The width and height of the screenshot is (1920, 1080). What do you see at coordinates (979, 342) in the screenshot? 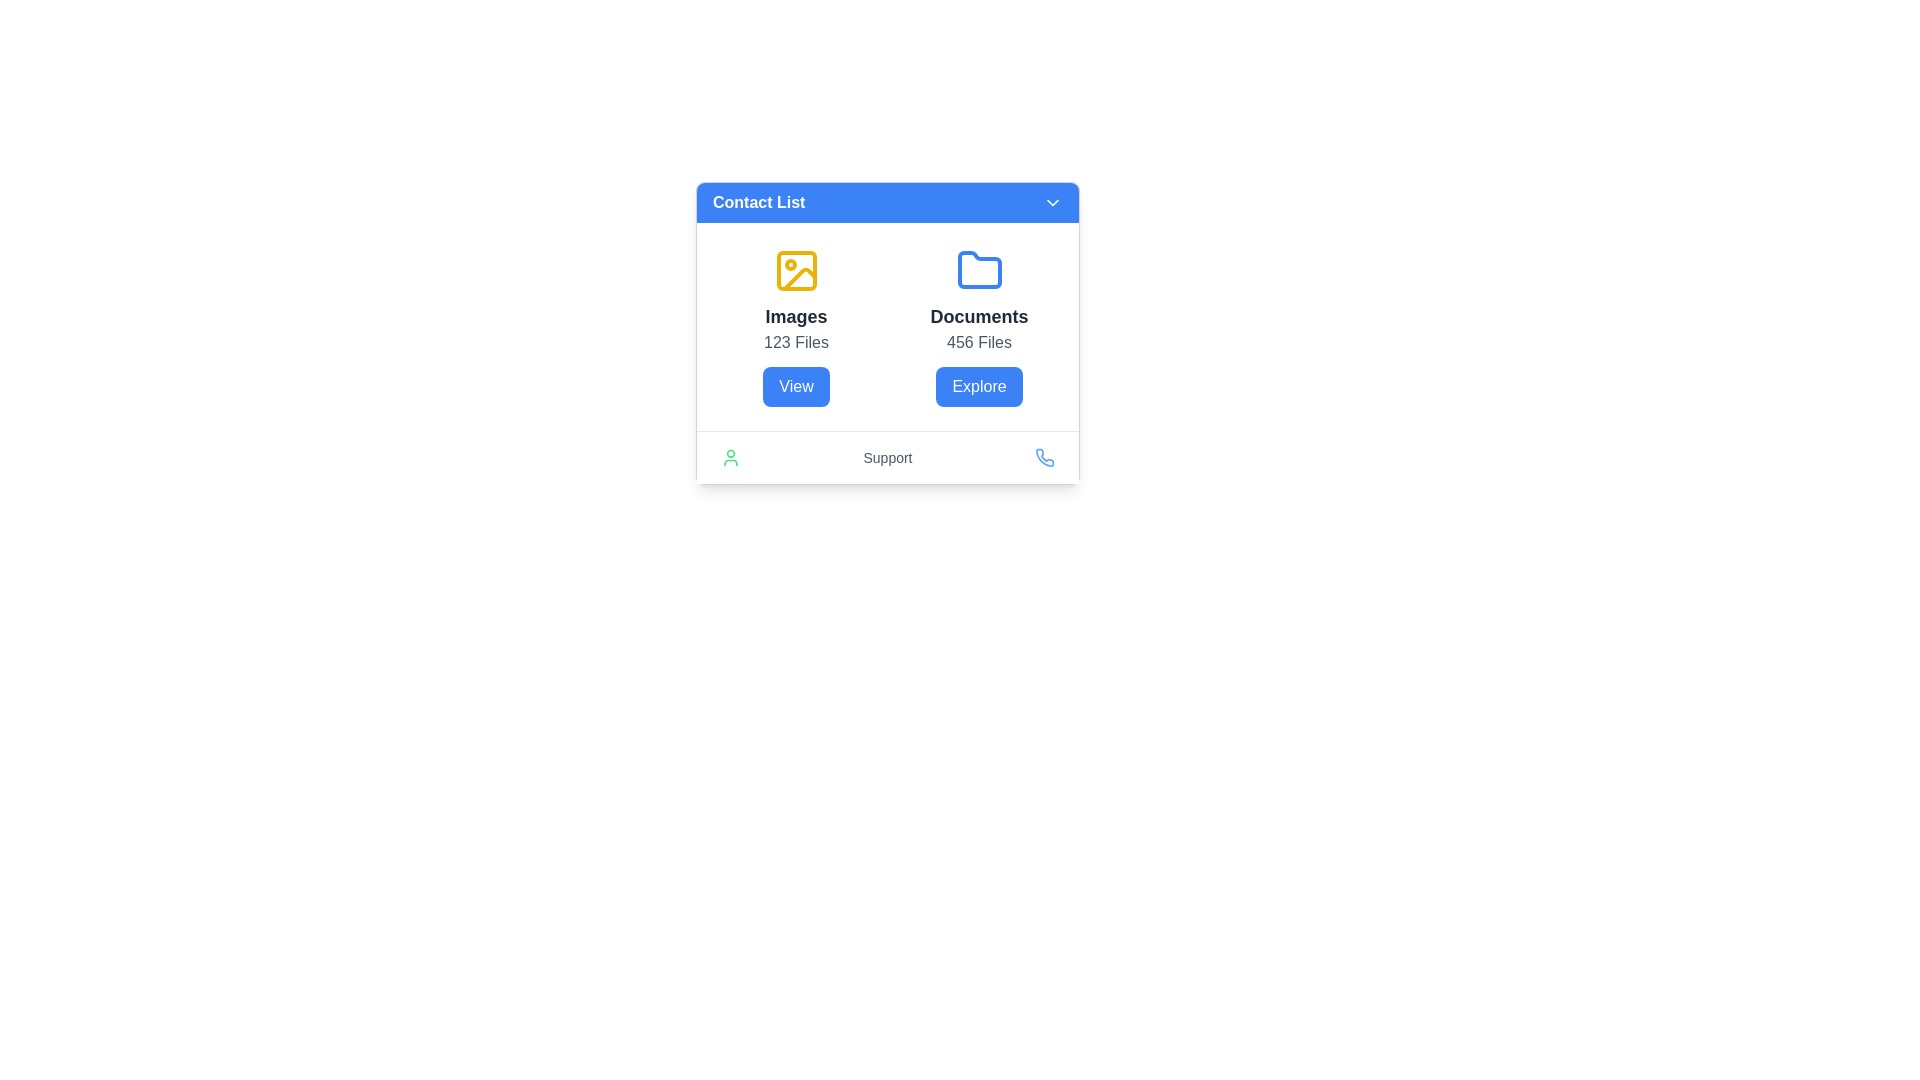
I see `the Label/Text Display that shows '456 Files' in medium gray color, located below 'Documents' and above the 'Explore' button within the 'Documents' section` at bounding box center [979, 342].